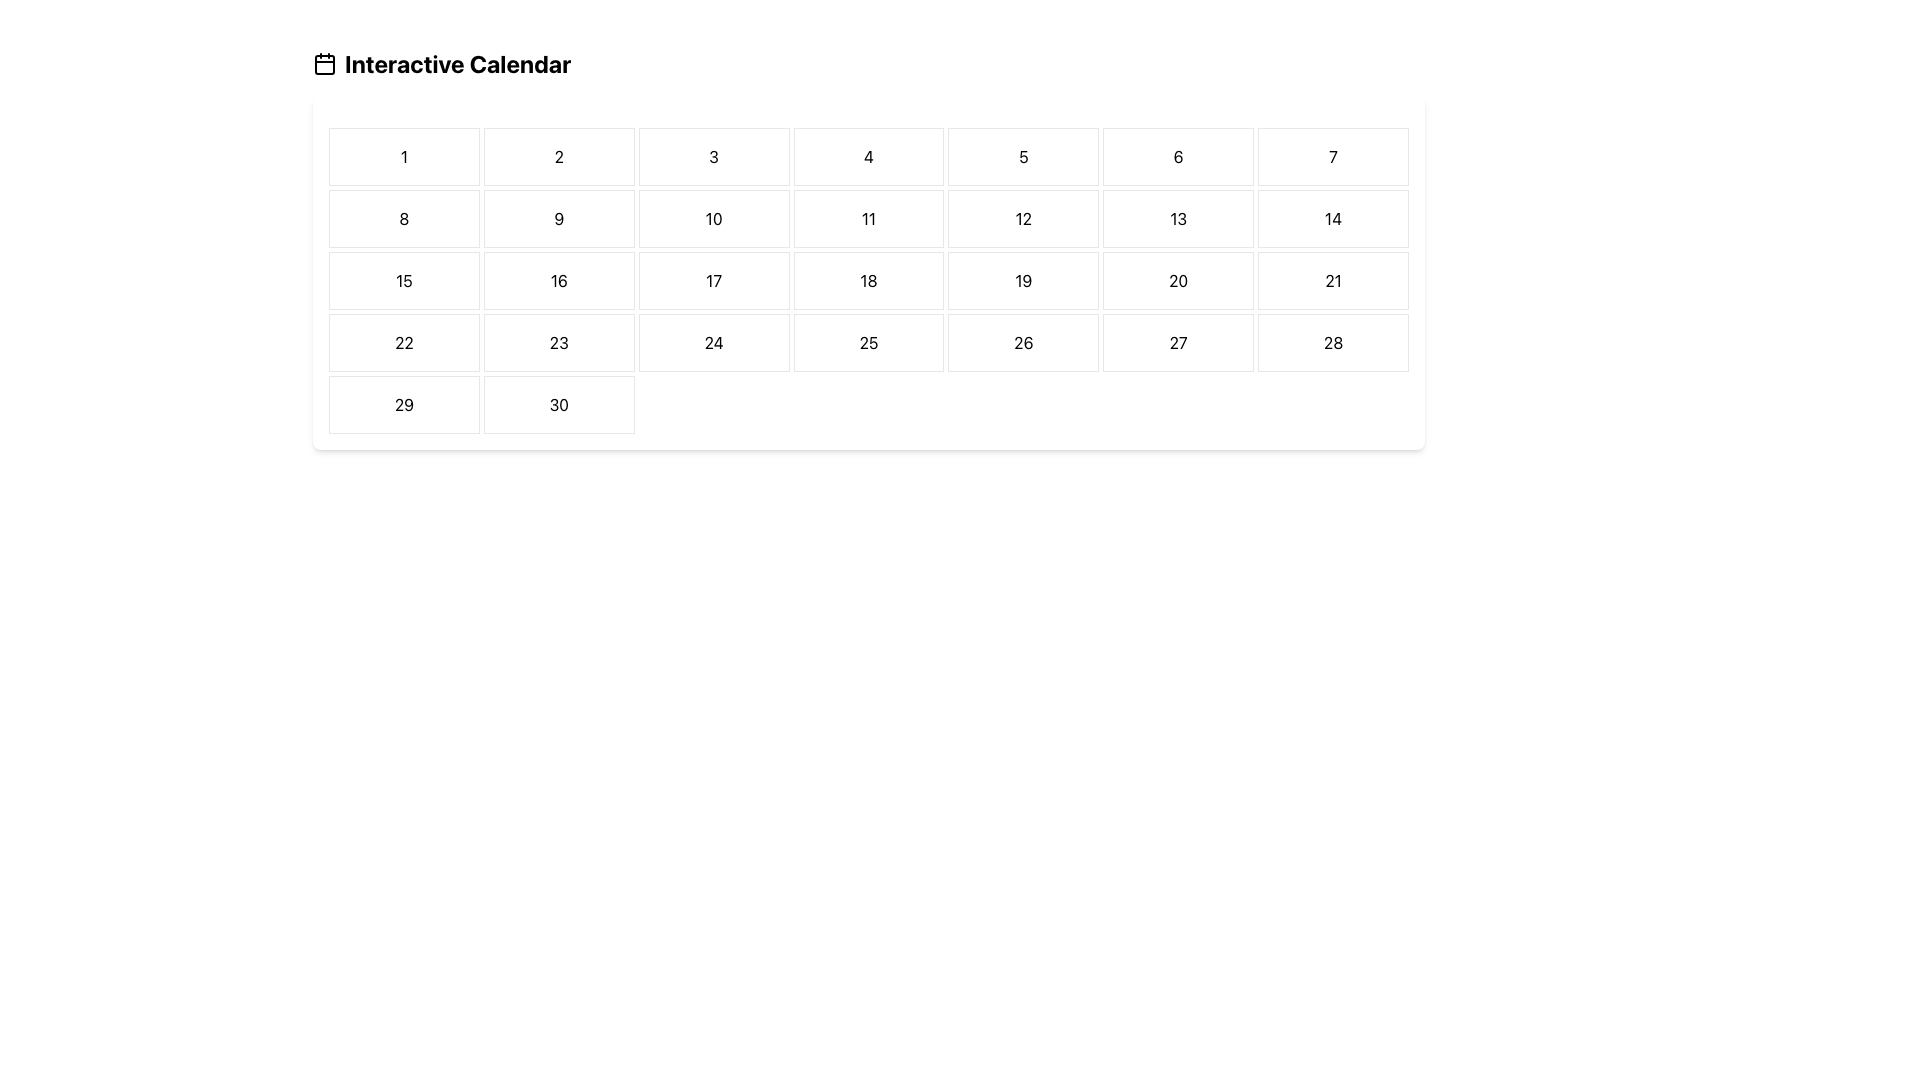 The height and width of the screenshot is (1080, 1920). What do you see at coordinates (1178, 219) in the screenshot?
I see `the grid cell displaying the numeral '13'` at bounding box center [1178, 219].